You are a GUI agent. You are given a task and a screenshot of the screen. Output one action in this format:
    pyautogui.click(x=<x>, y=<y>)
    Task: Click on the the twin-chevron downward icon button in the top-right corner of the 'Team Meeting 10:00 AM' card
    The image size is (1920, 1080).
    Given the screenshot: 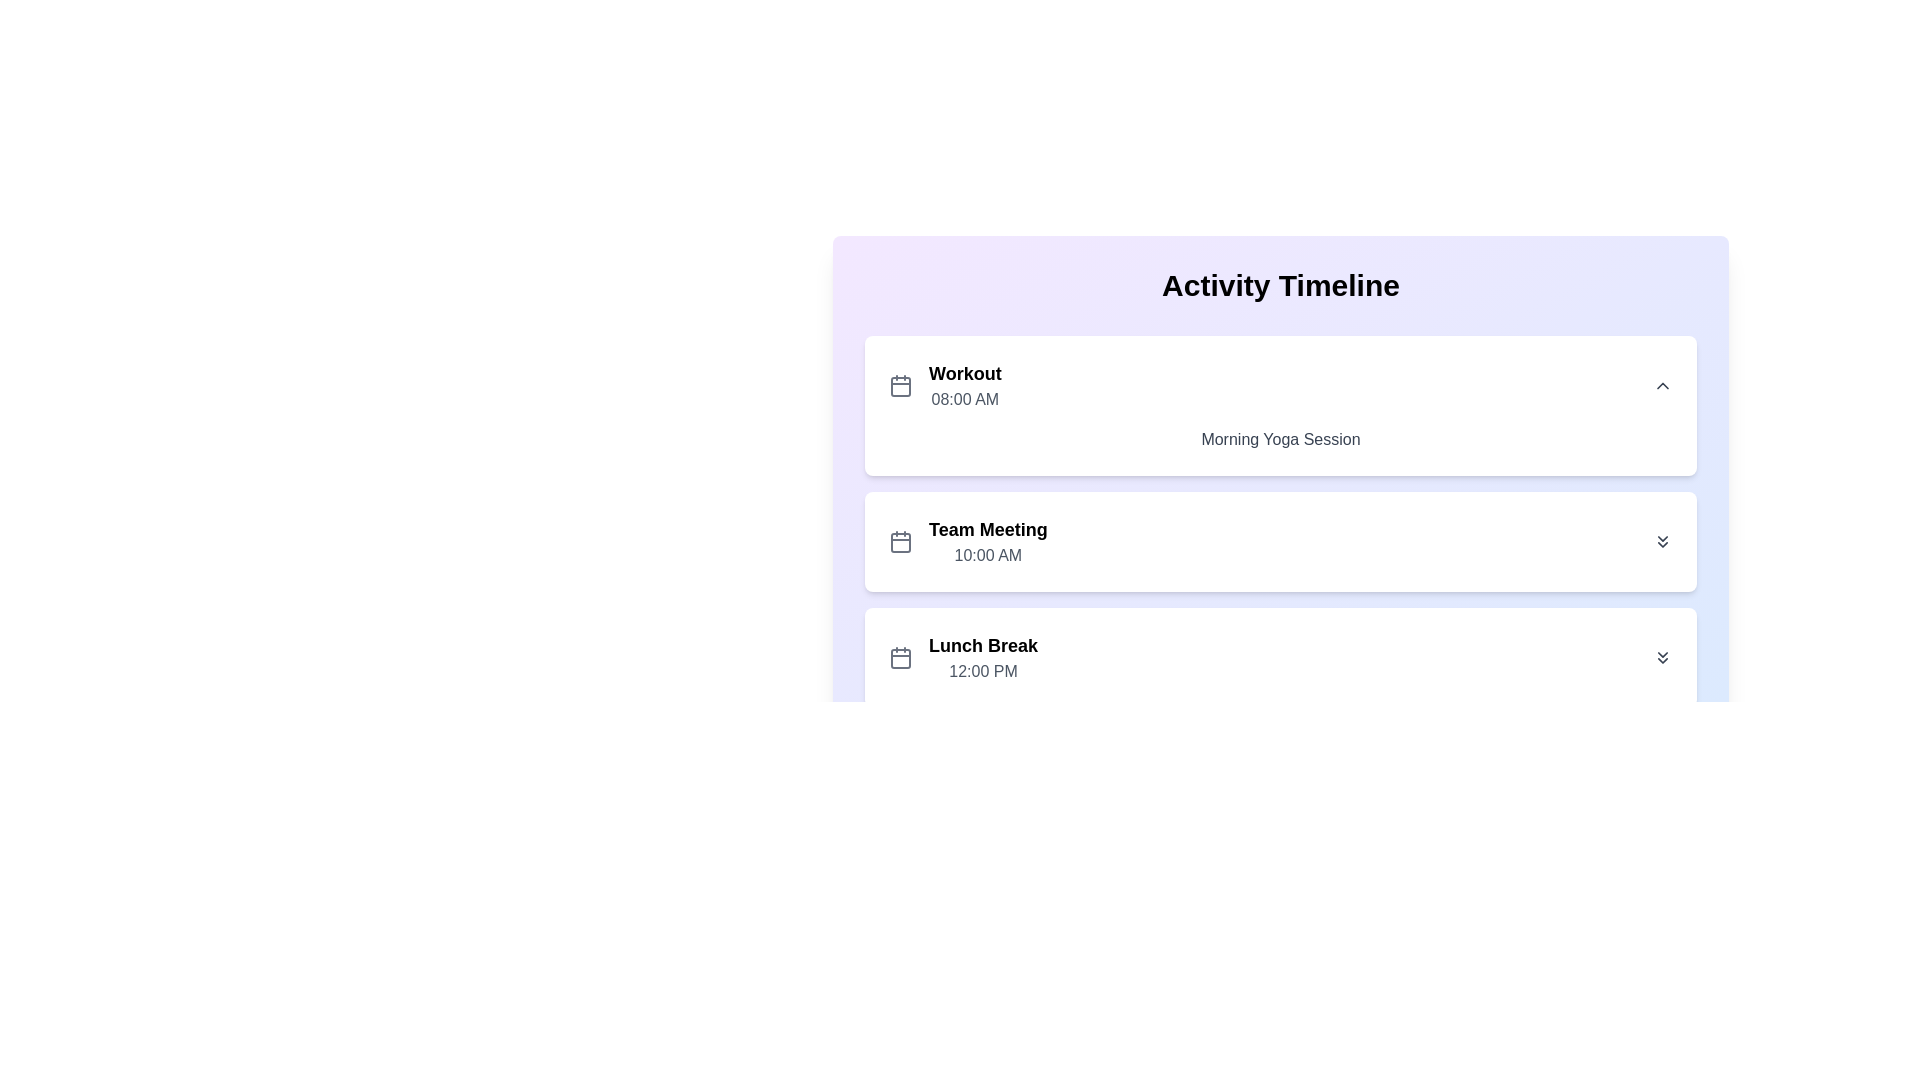 What is the action you would take?
    pyautogui.click(x=1662, y=542)
    